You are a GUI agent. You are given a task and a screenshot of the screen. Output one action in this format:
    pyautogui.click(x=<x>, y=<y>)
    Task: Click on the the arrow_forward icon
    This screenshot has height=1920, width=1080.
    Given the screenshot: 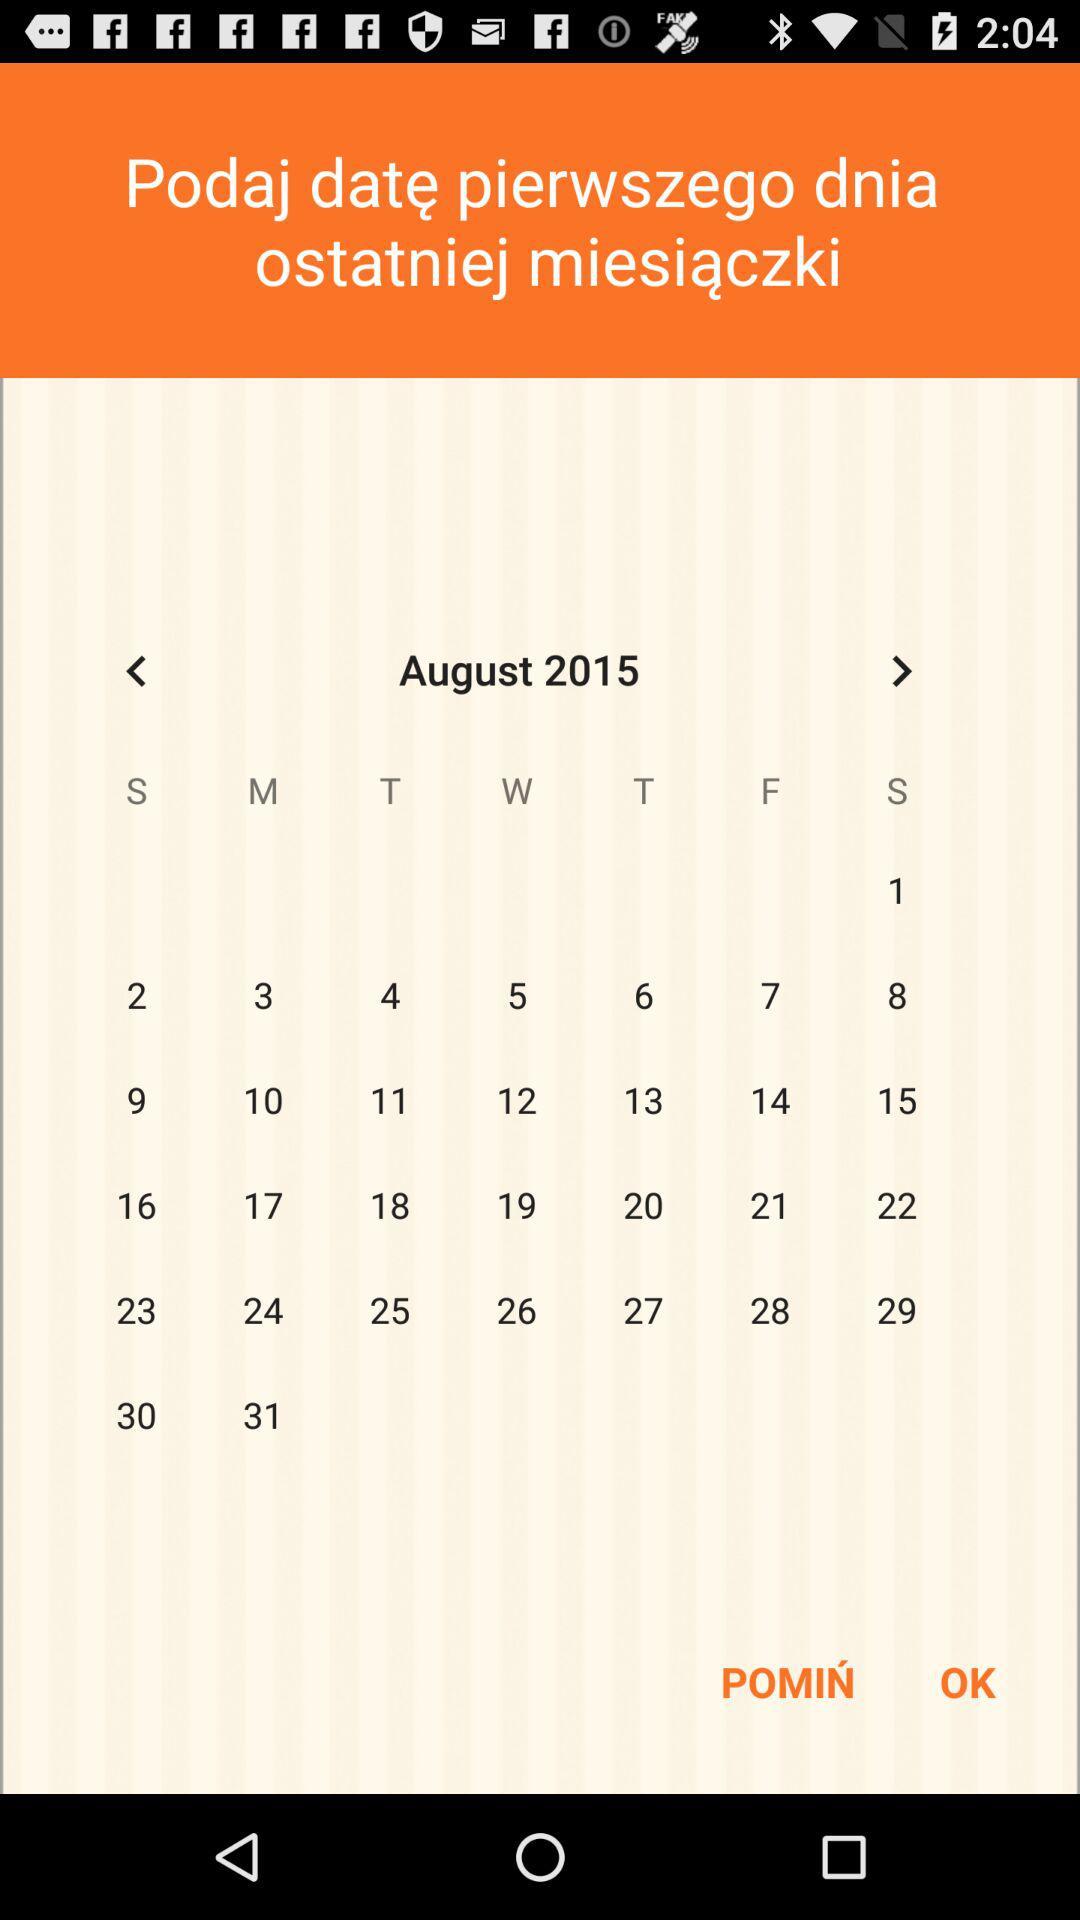 What is the action you would take?
    pyautogui.click(x=901, y=718)
    